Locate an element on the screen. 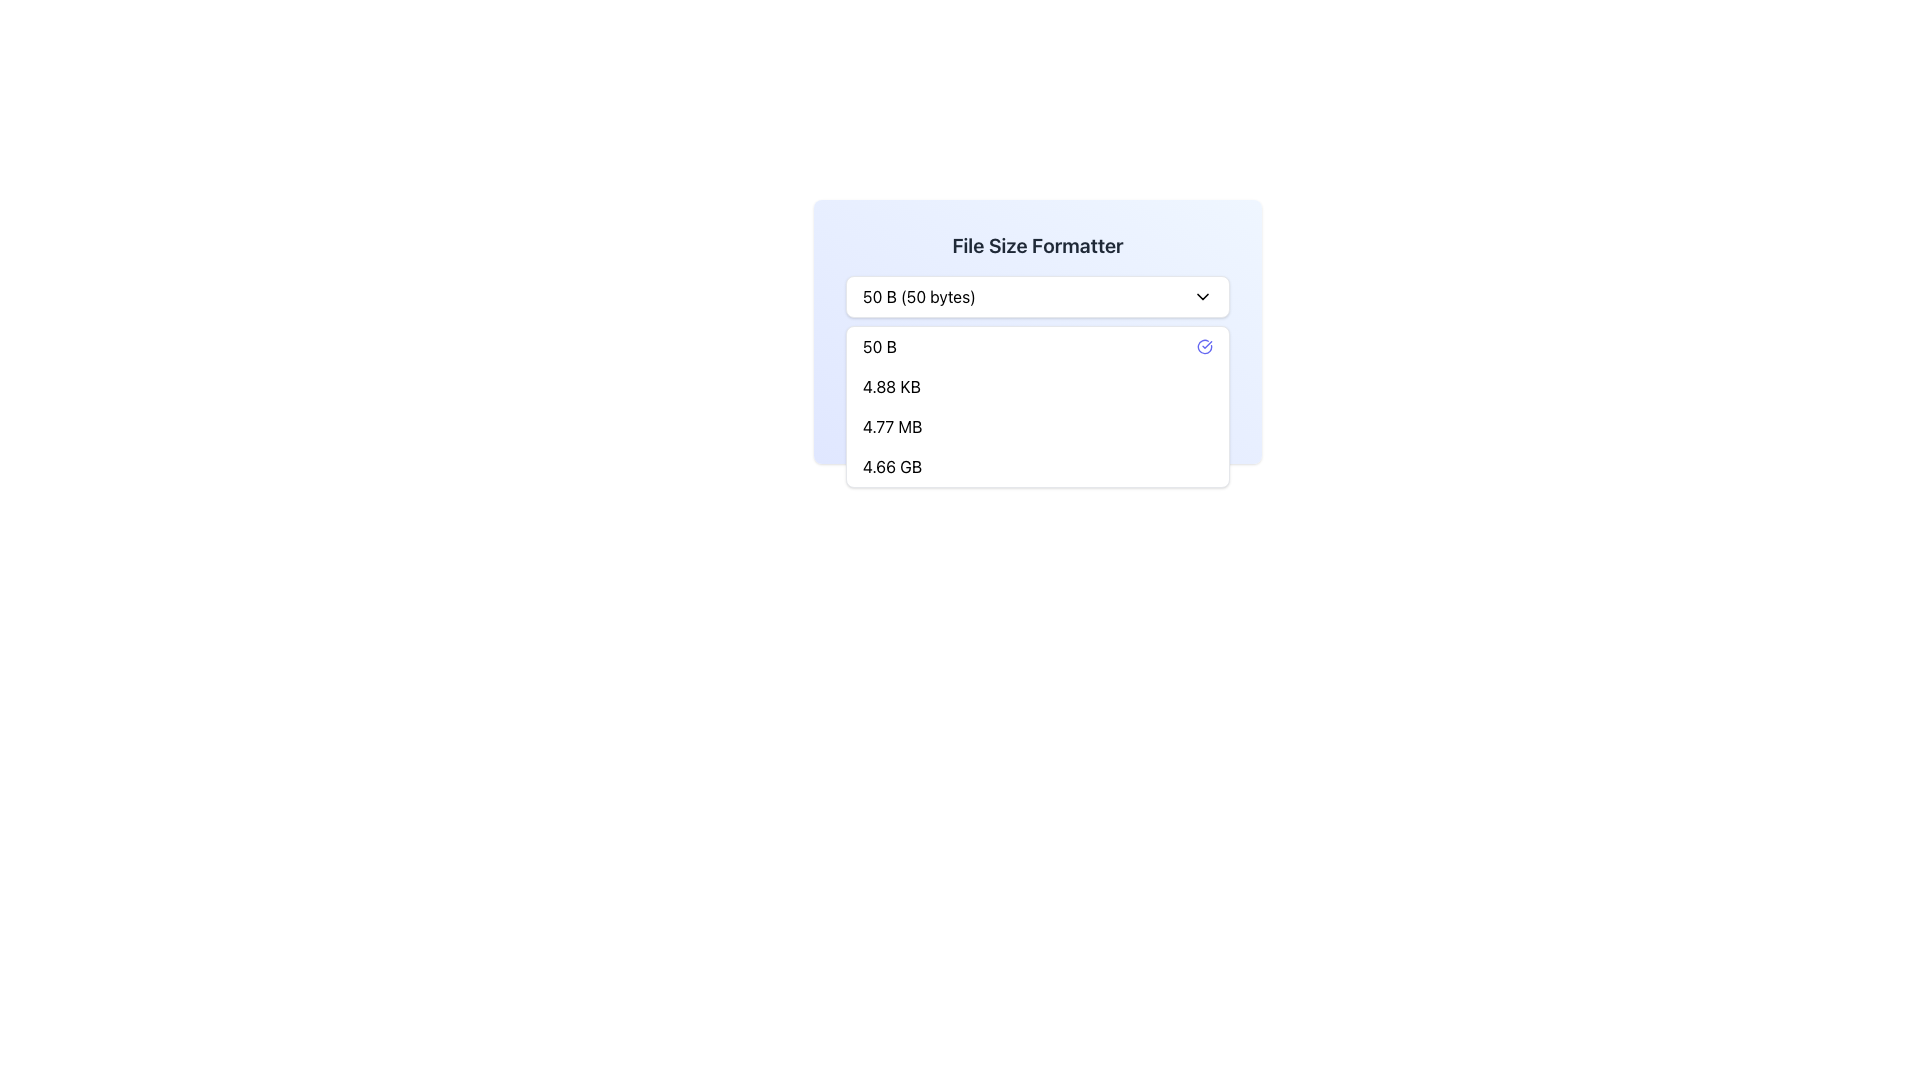 The image size is (1920, 1080). the '4.77 MB' option in the dropdown menu is located at coordinates (1037, 426).